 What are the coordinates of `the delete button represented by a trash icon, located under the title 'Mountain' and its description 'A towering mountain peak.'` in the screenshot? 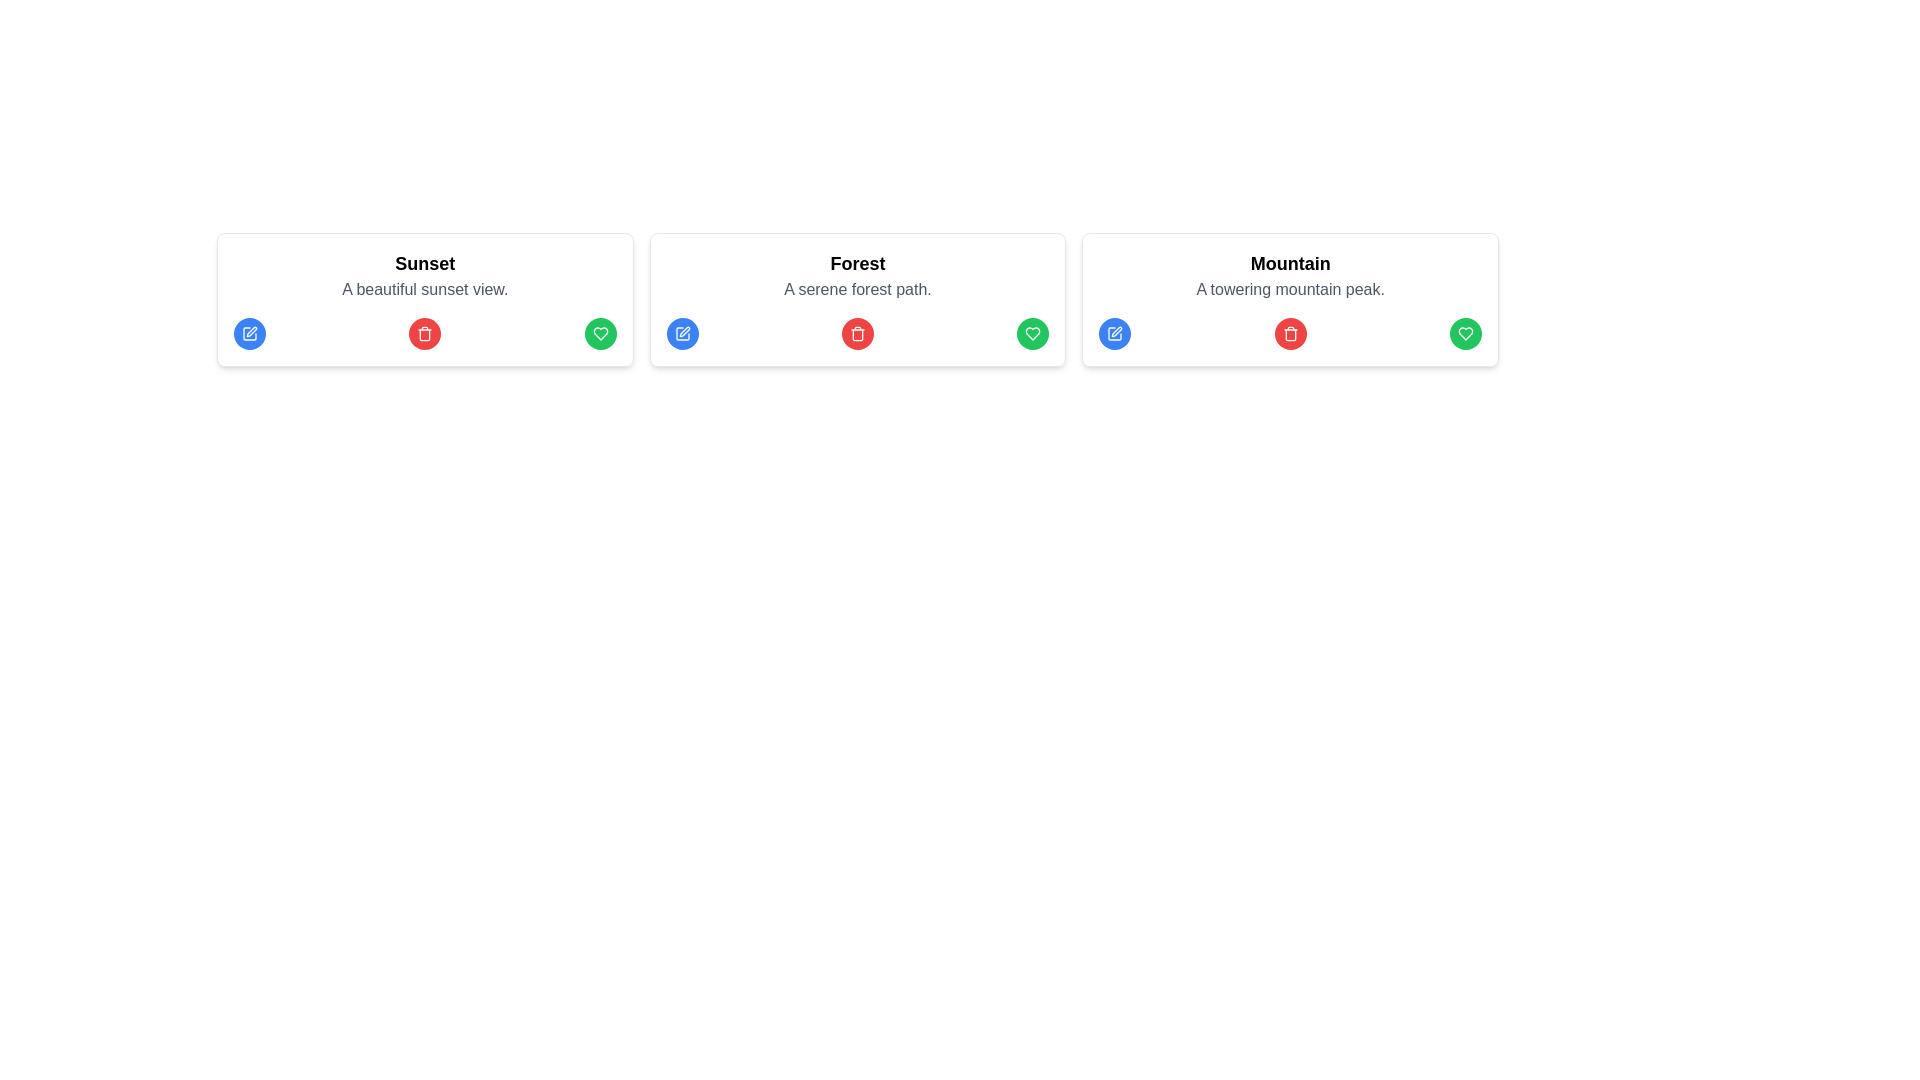 It's located at (1290, 333).